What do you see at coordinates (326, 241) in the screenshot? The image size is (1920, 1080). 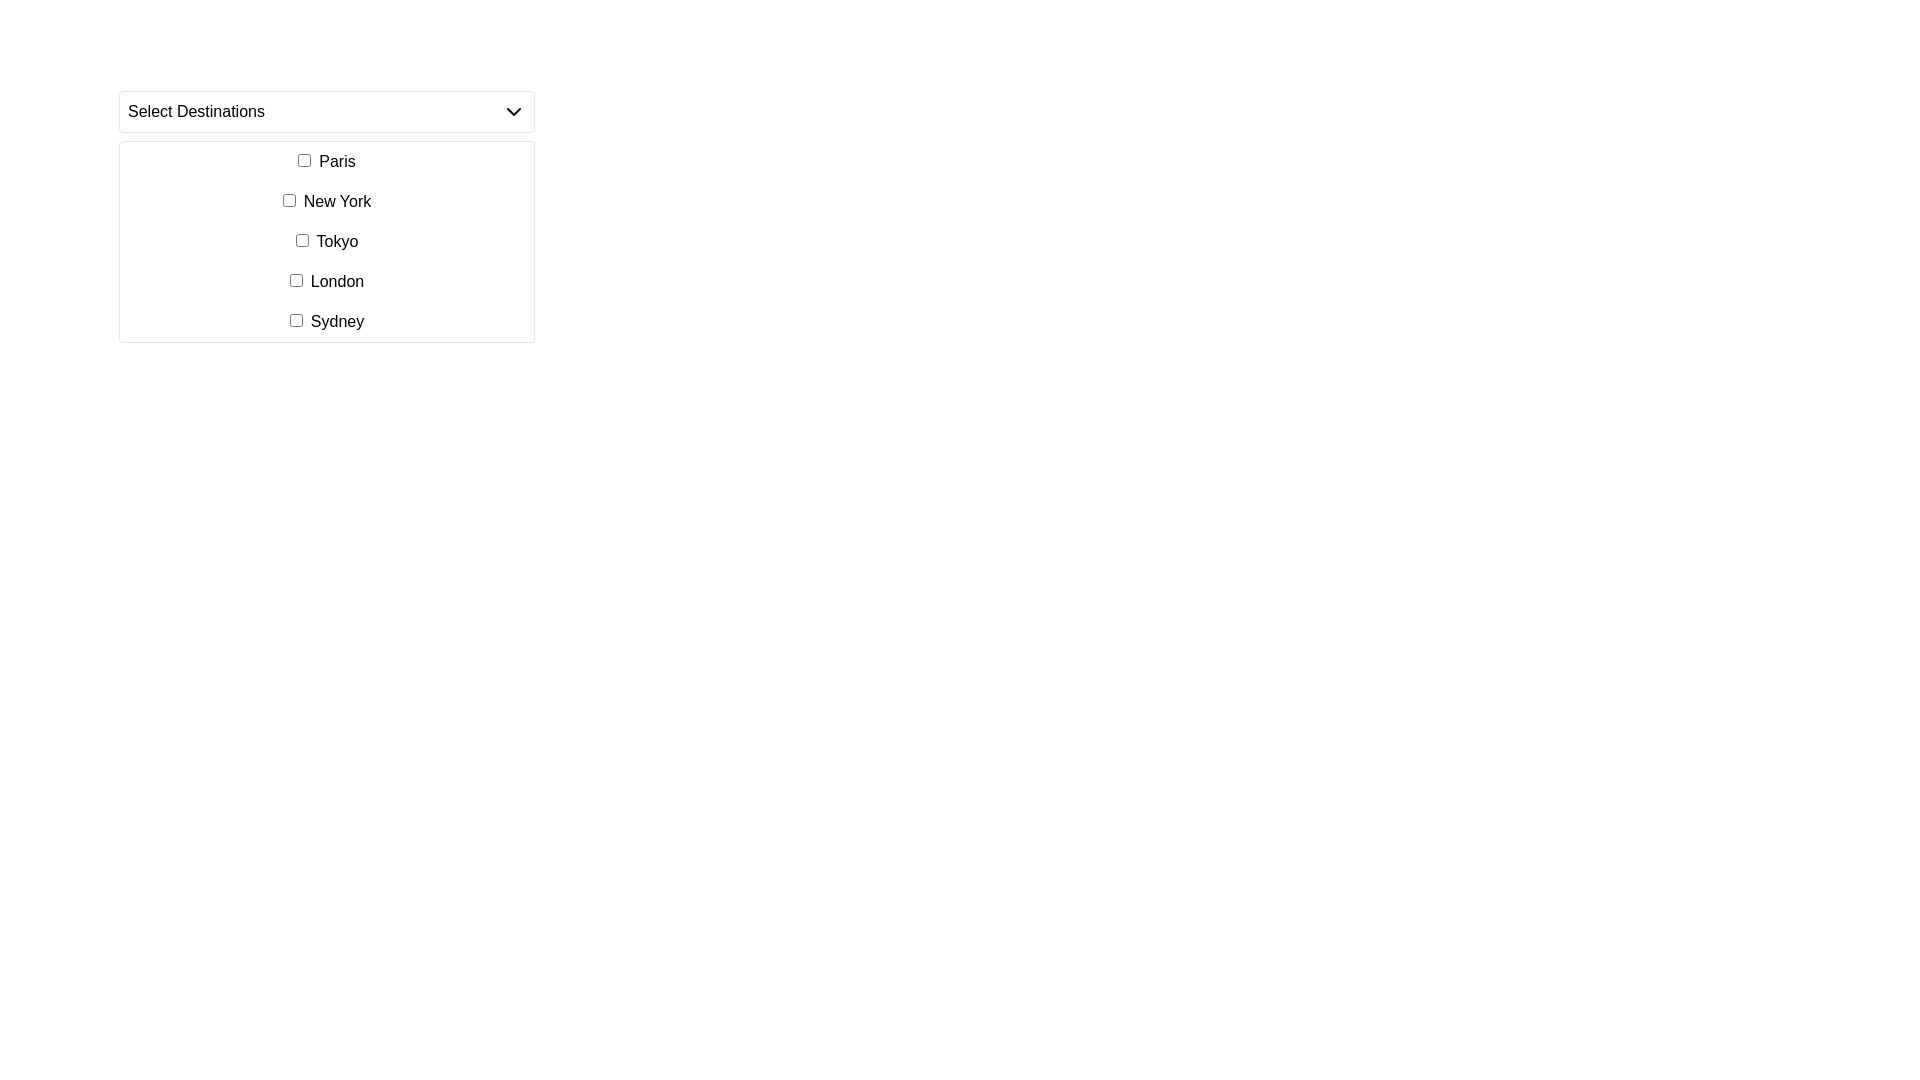 I see `the checkbox next to the 'Tokyo' label` at bounding box center [326, 241].